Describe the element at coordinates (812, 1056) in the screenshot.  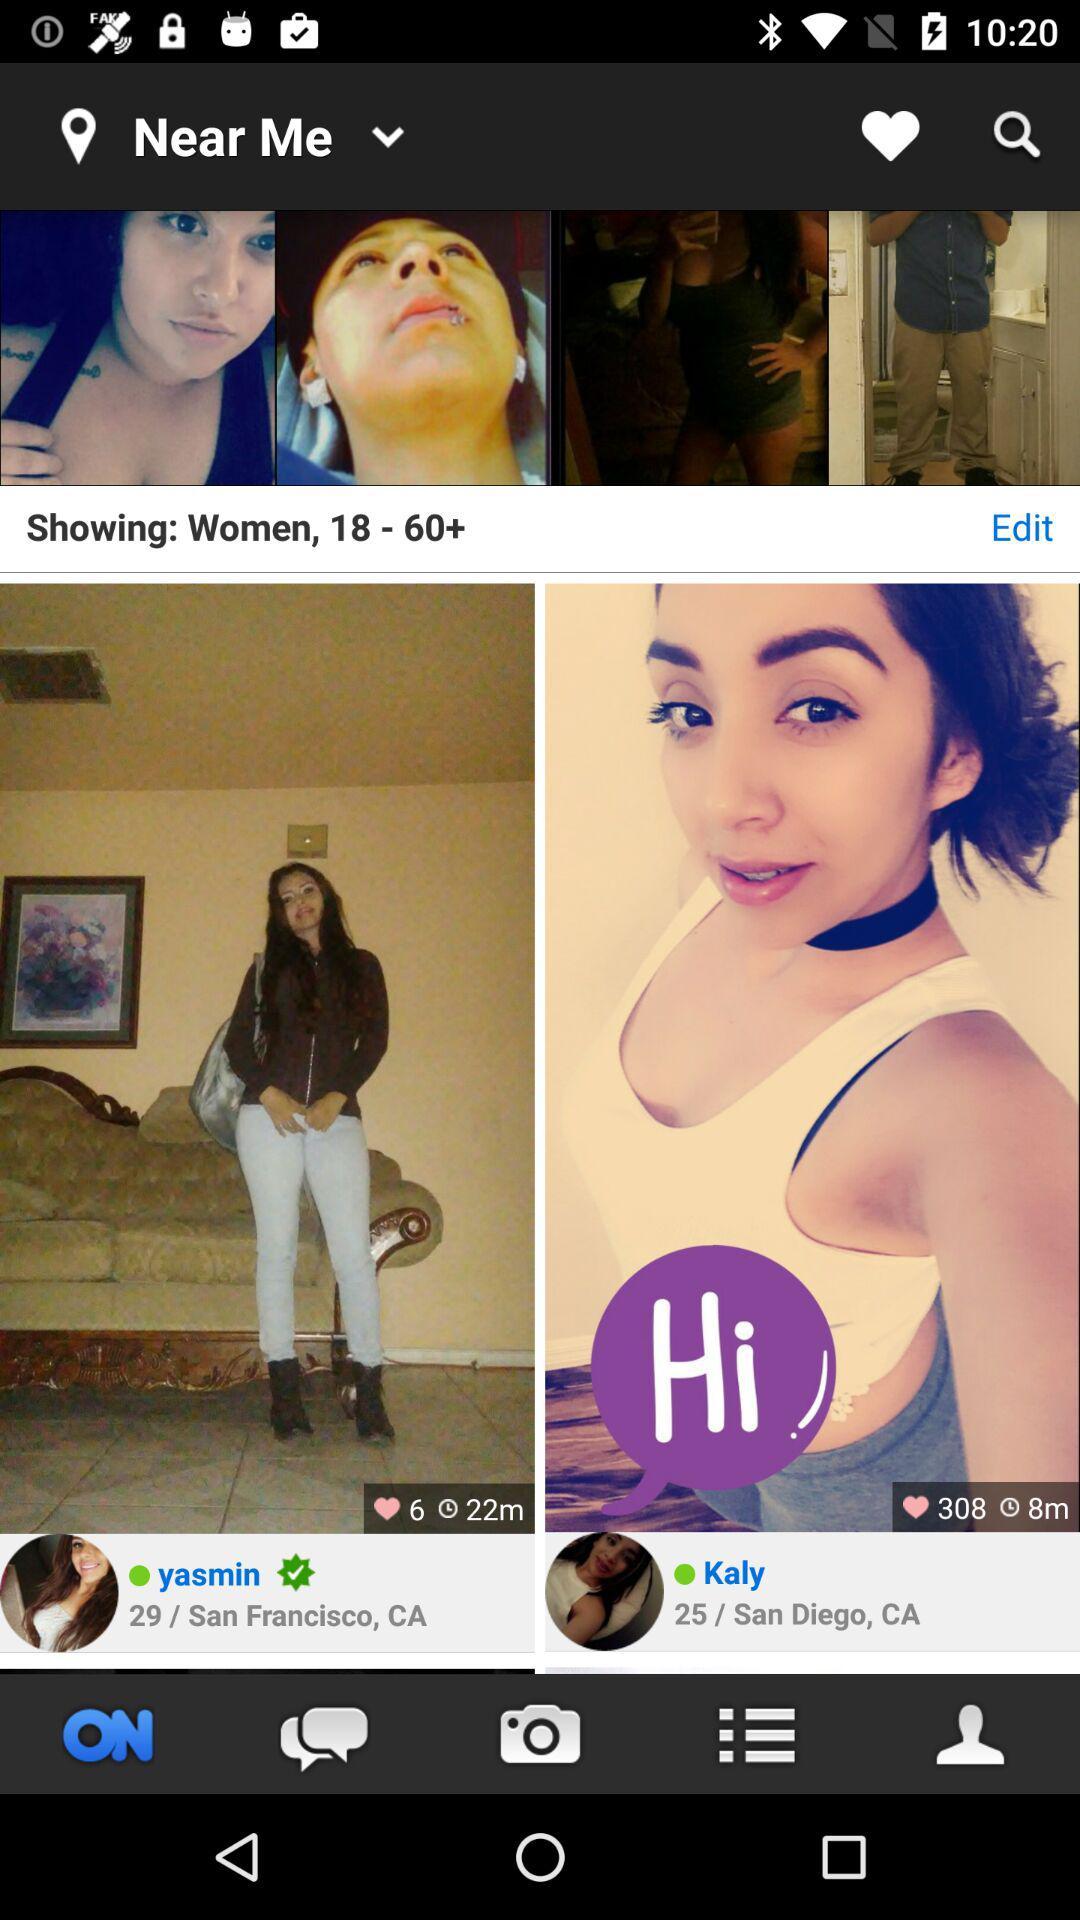
I see `the second image below edit` at that location.